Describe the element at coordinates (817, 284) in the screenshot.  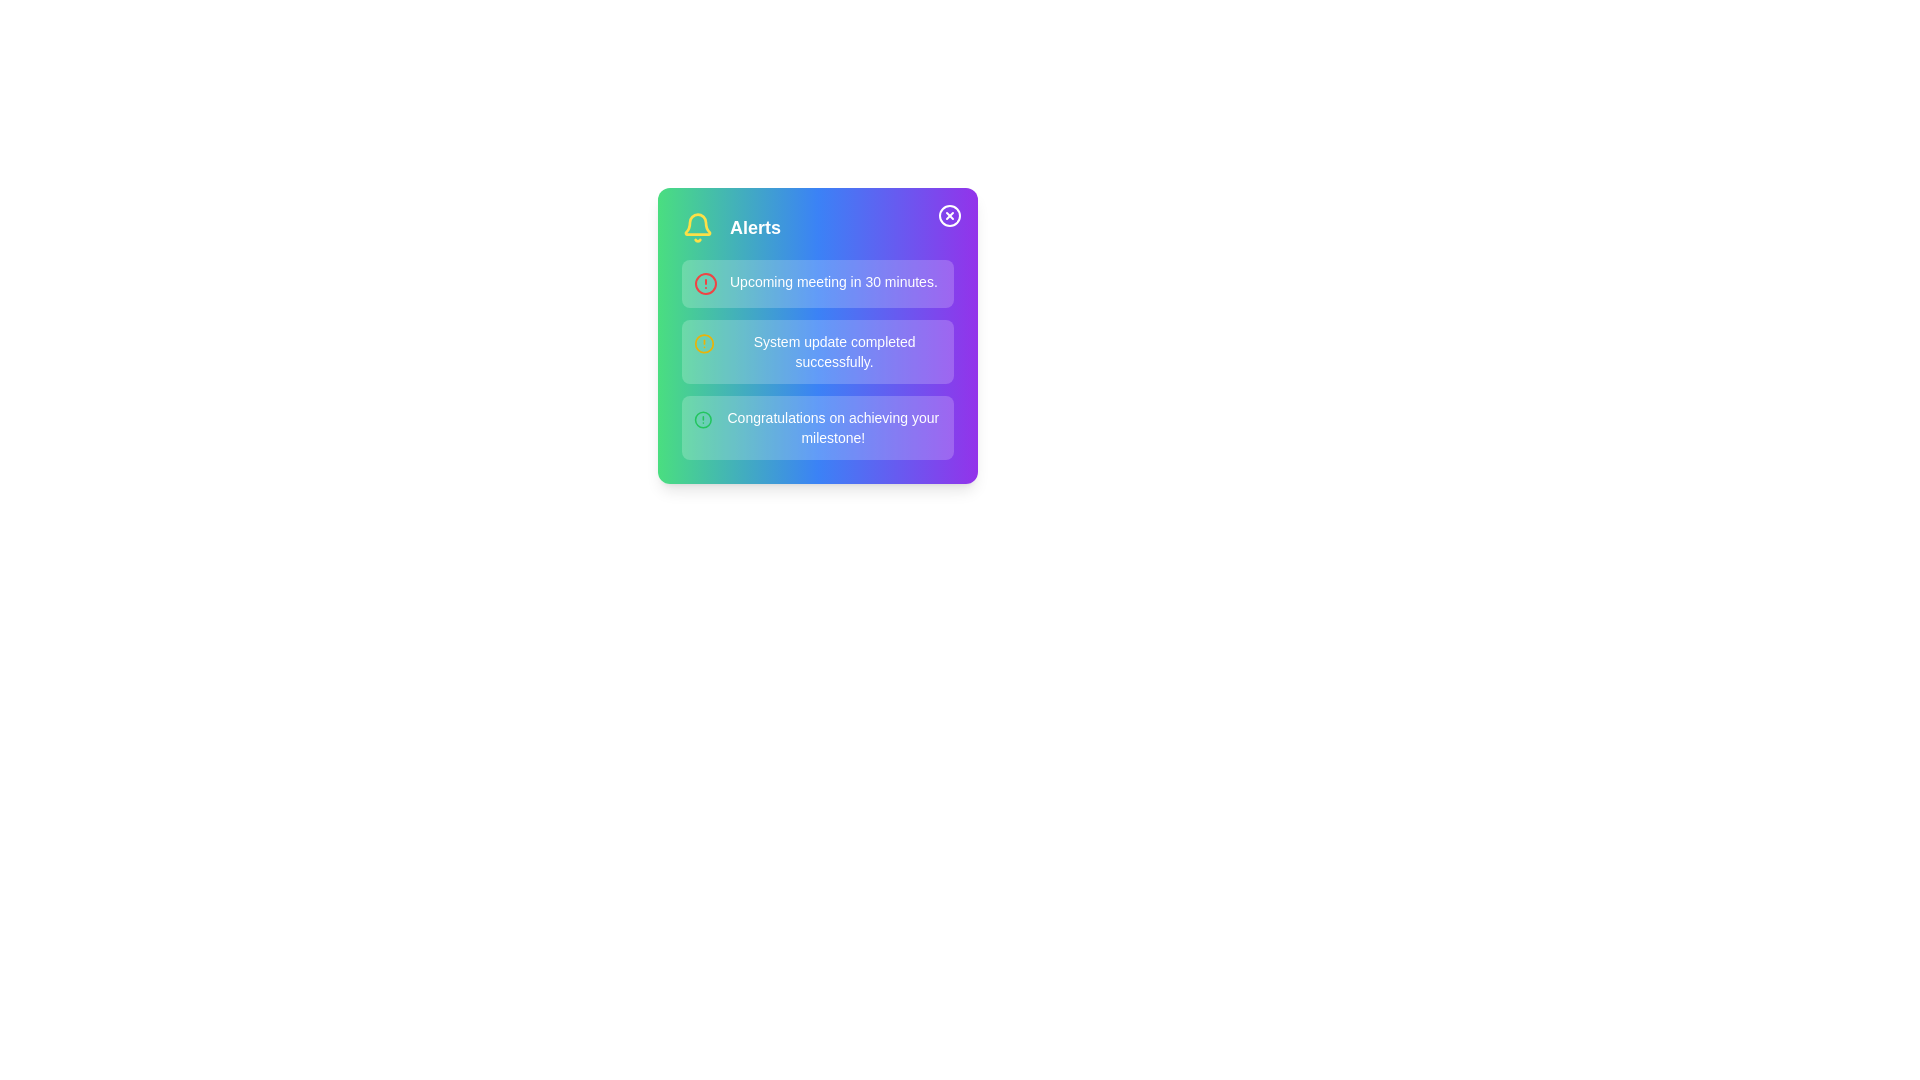
I see `the alert notification item displaying the text 'Upcoming meeting in 30 minutes.' by moving the cursor over it` at that location.